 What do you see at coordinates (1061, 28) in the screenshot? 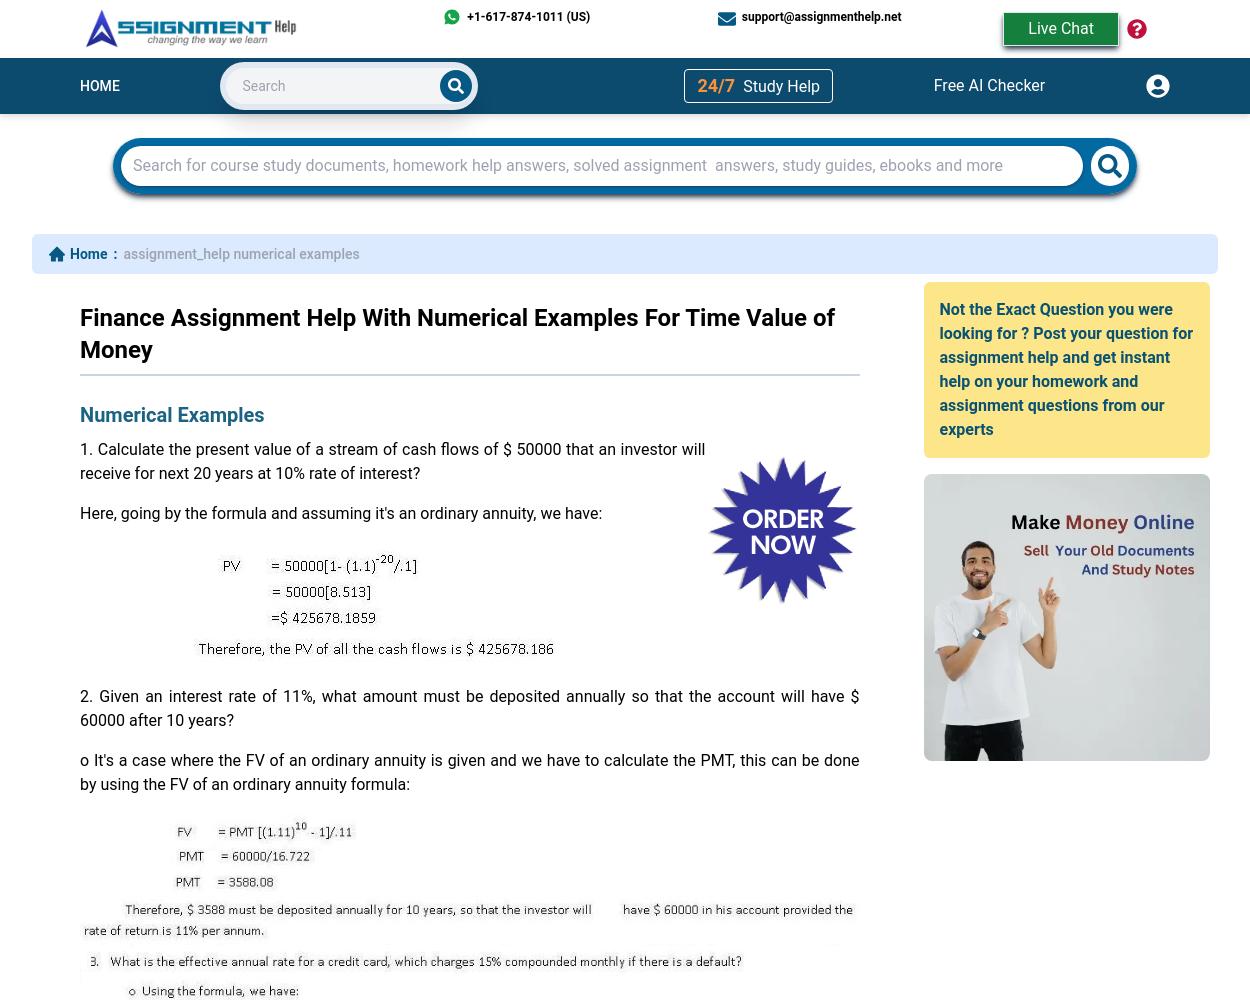
I see `'Live Chat'` at bounding box center [1061, 28].